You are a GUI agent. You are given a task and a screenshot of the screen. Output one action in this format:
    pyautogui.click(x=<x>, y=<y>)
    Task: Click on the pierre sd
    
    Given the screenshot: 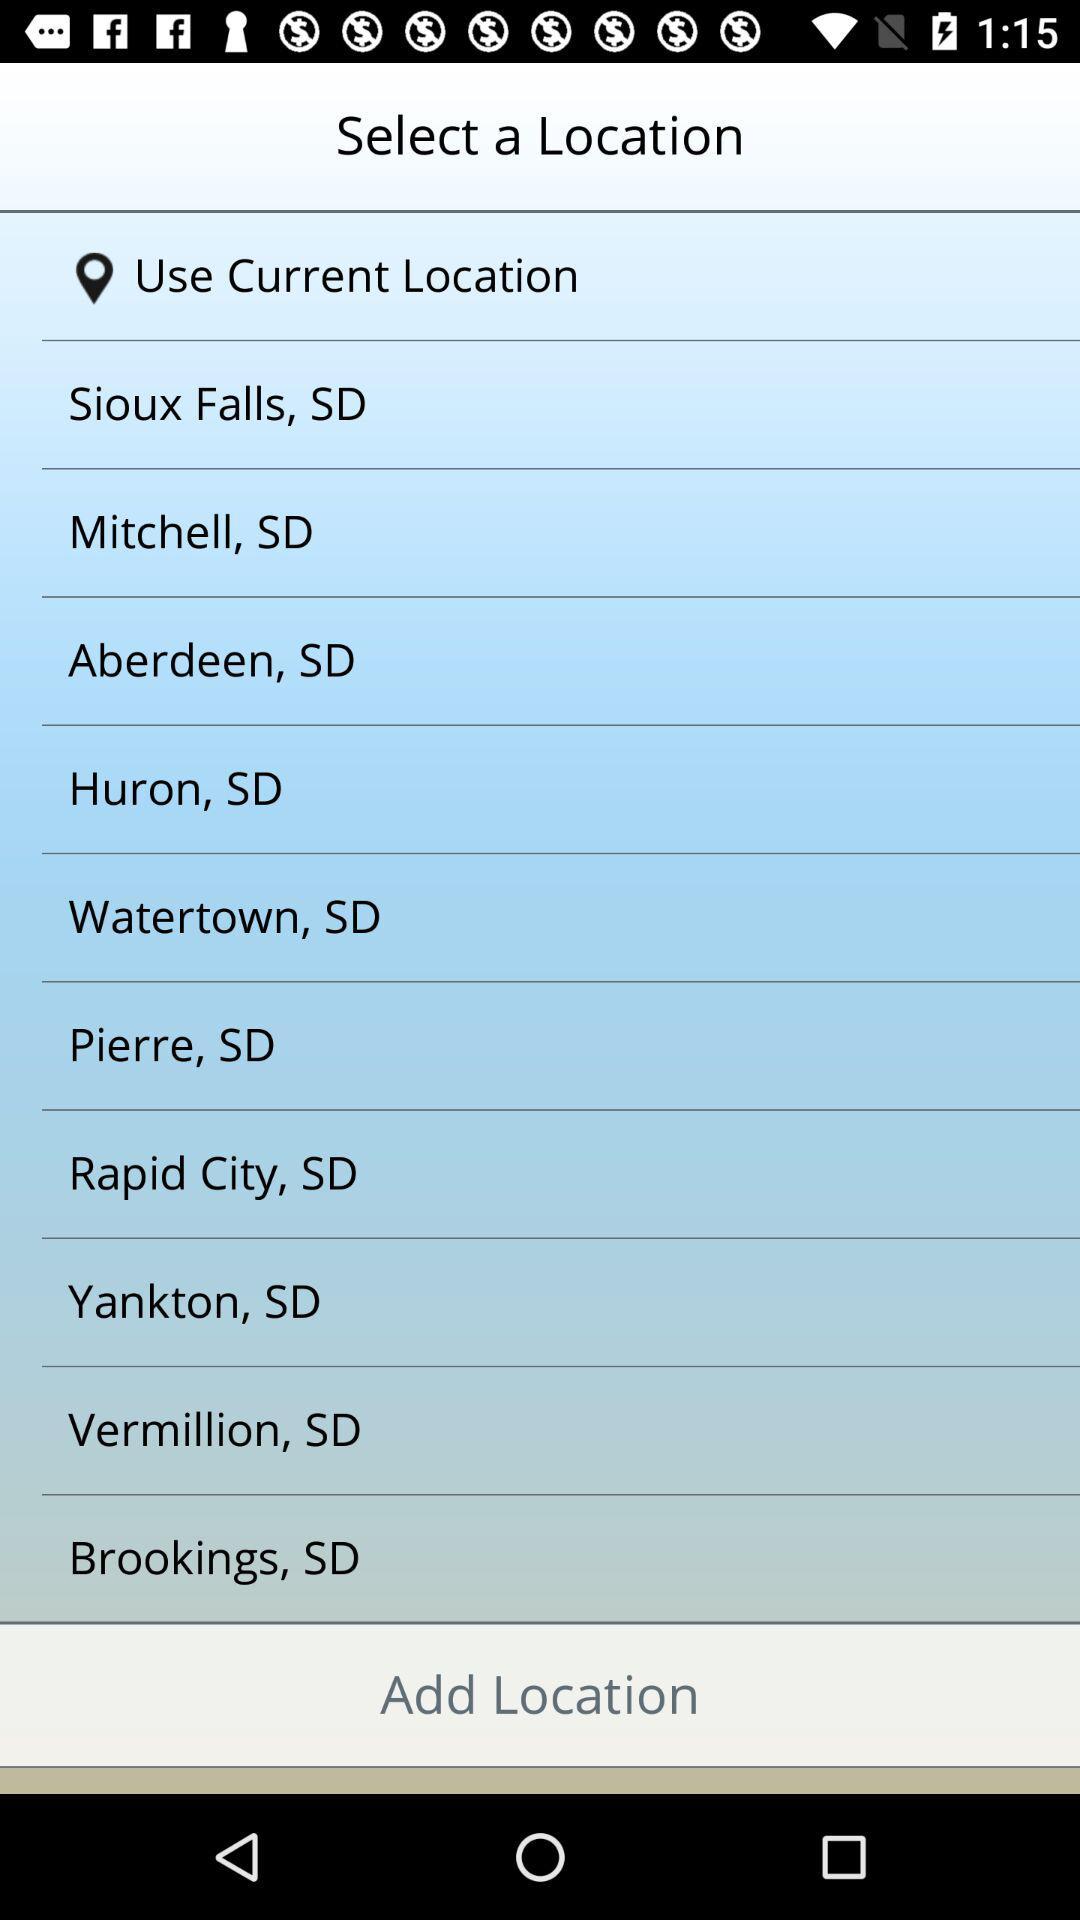 What is the action you would take?
    pyautogui.click(x=514, y=1045)
    